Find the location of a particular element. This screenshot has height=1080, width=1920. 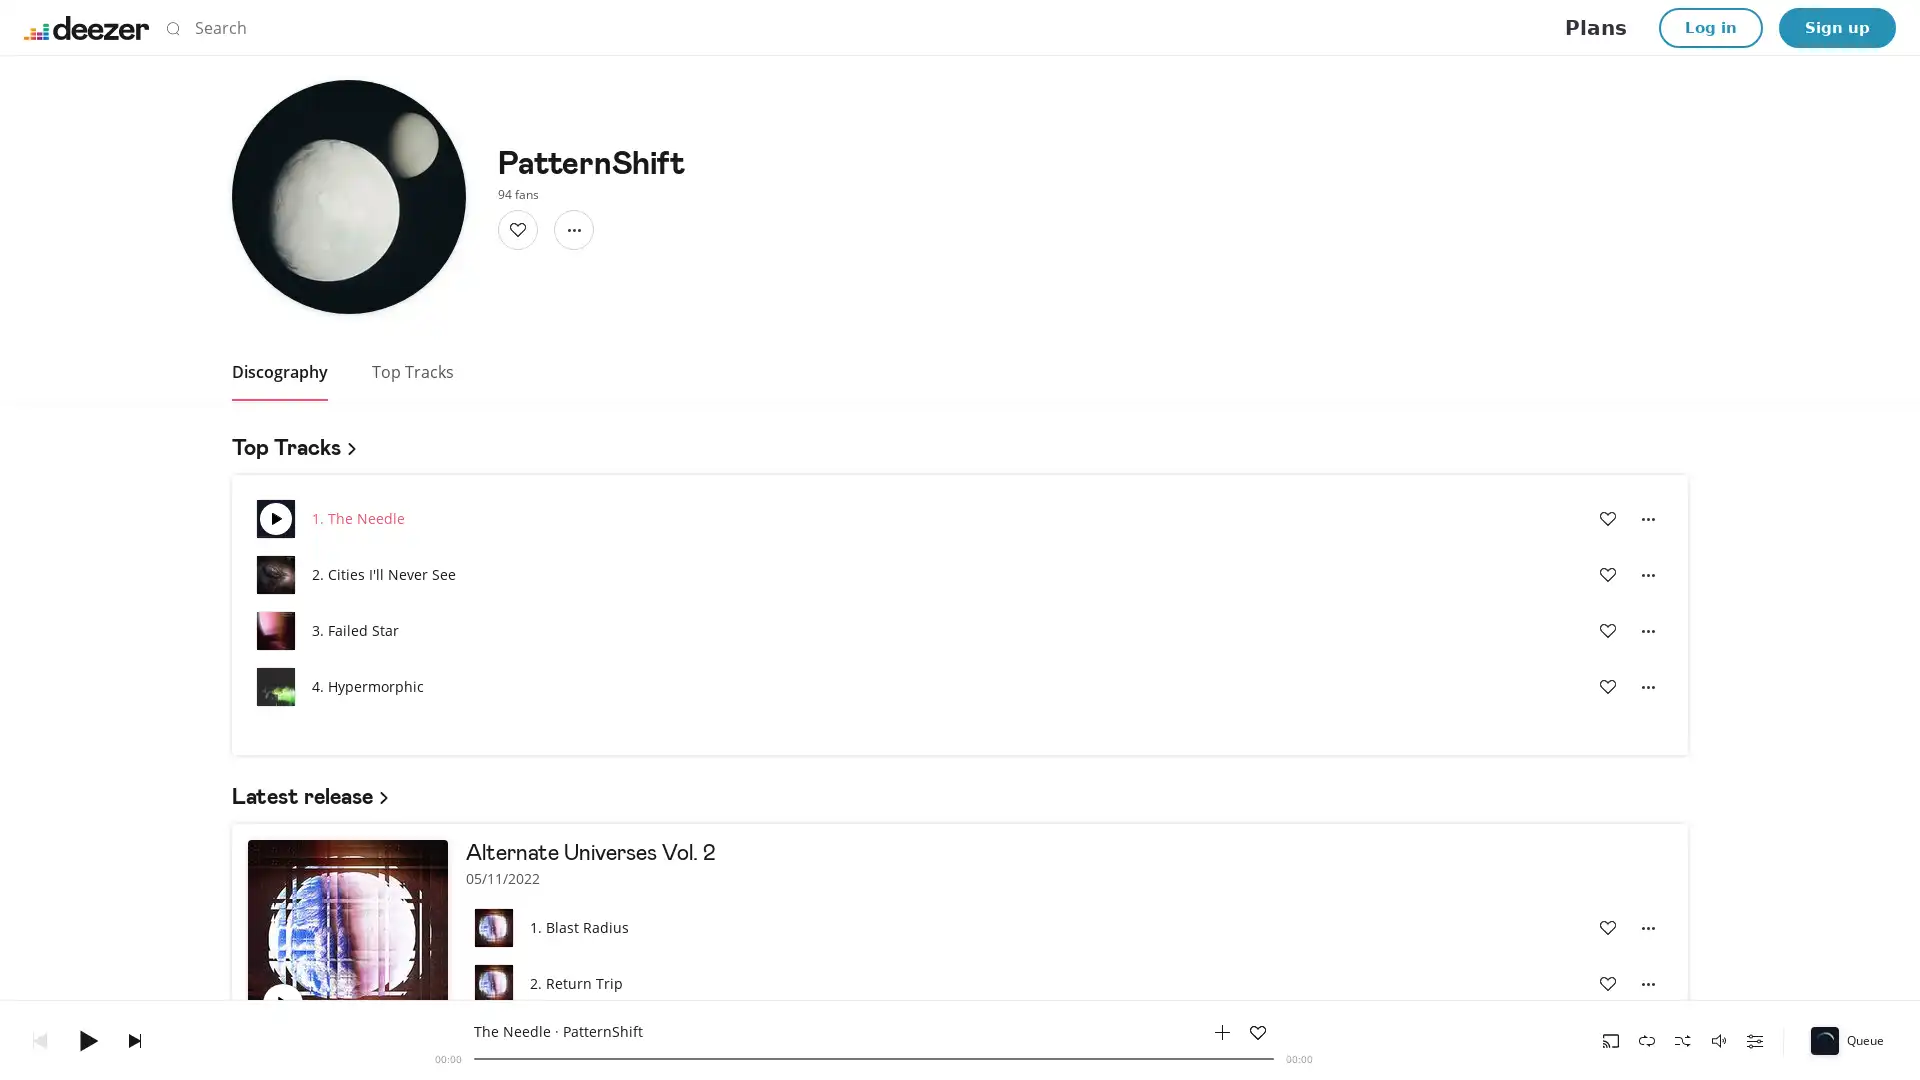

Play Return Trip by PatternShift is located at coordinates (494, 982).